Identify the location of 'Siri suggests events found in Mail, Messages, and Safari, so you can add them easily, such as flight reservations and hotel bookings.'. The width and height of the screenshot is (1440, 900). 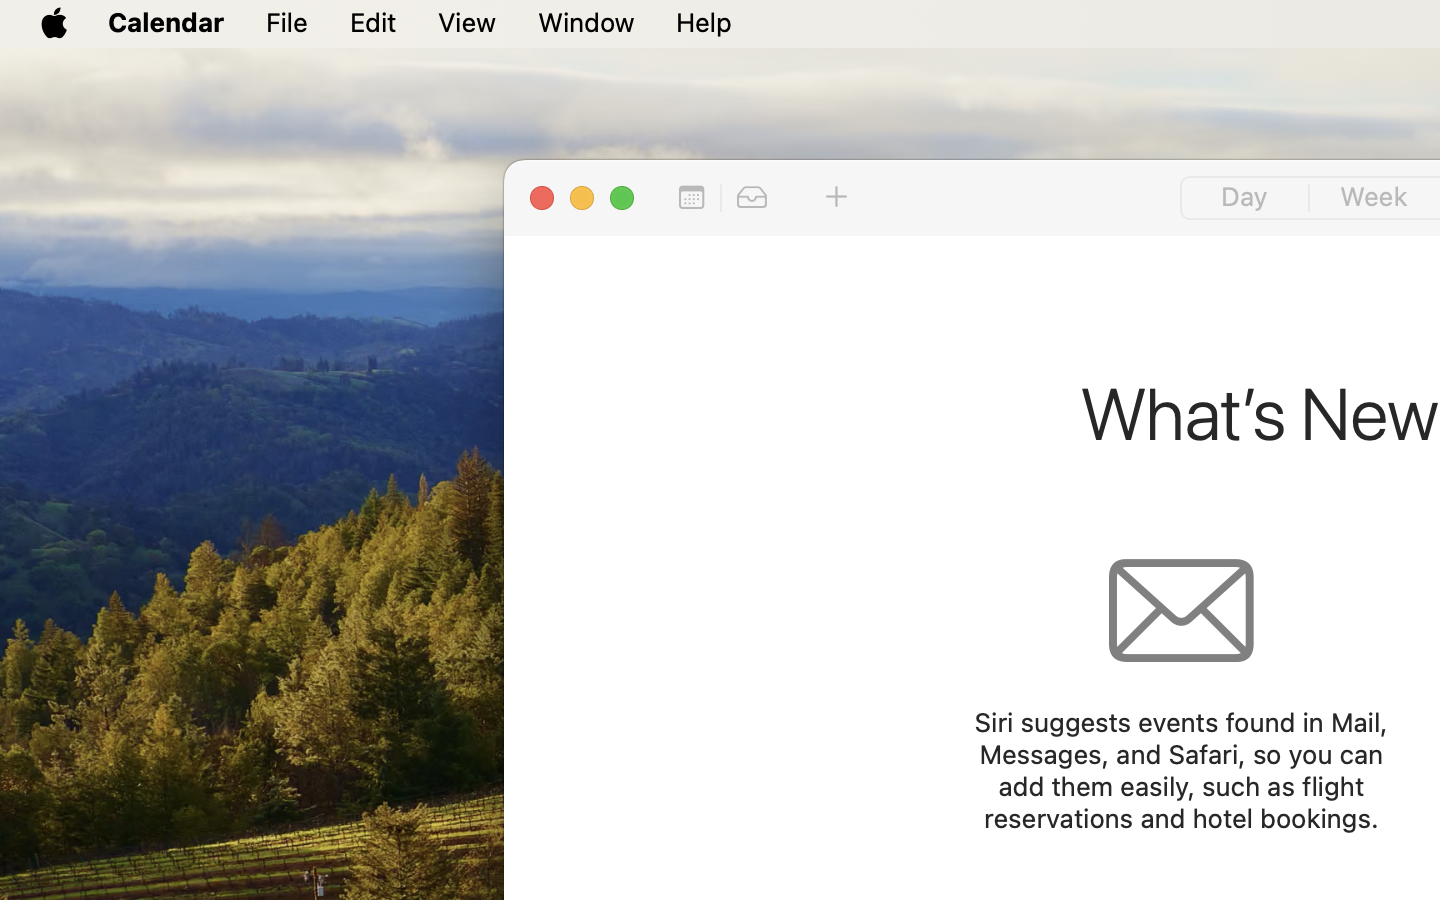
(1179, 769).